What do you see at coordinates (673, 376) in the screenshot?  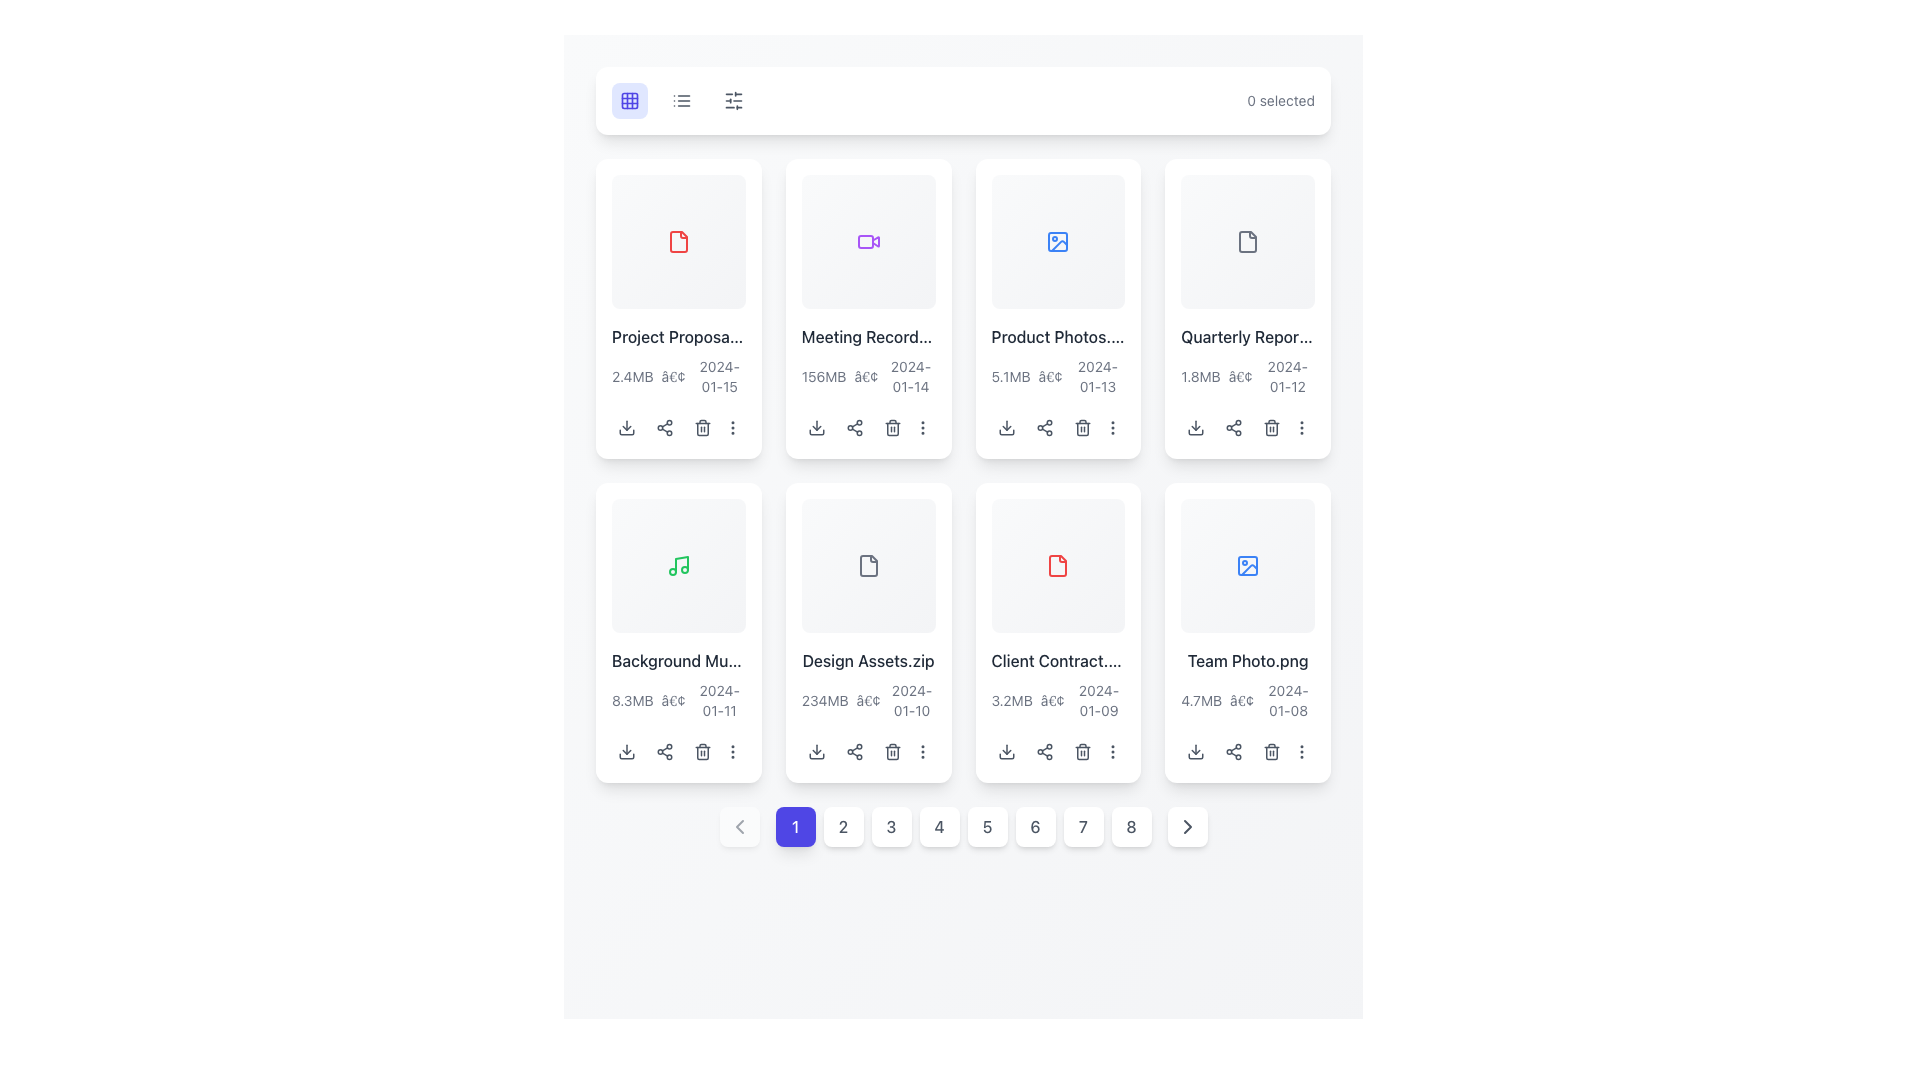 I see `the small bullet point (•) located between '2.4MB' and '2024-01-15' in the metadata segment of the first 'Project Proposal' card` at bounding box center [673, 376].